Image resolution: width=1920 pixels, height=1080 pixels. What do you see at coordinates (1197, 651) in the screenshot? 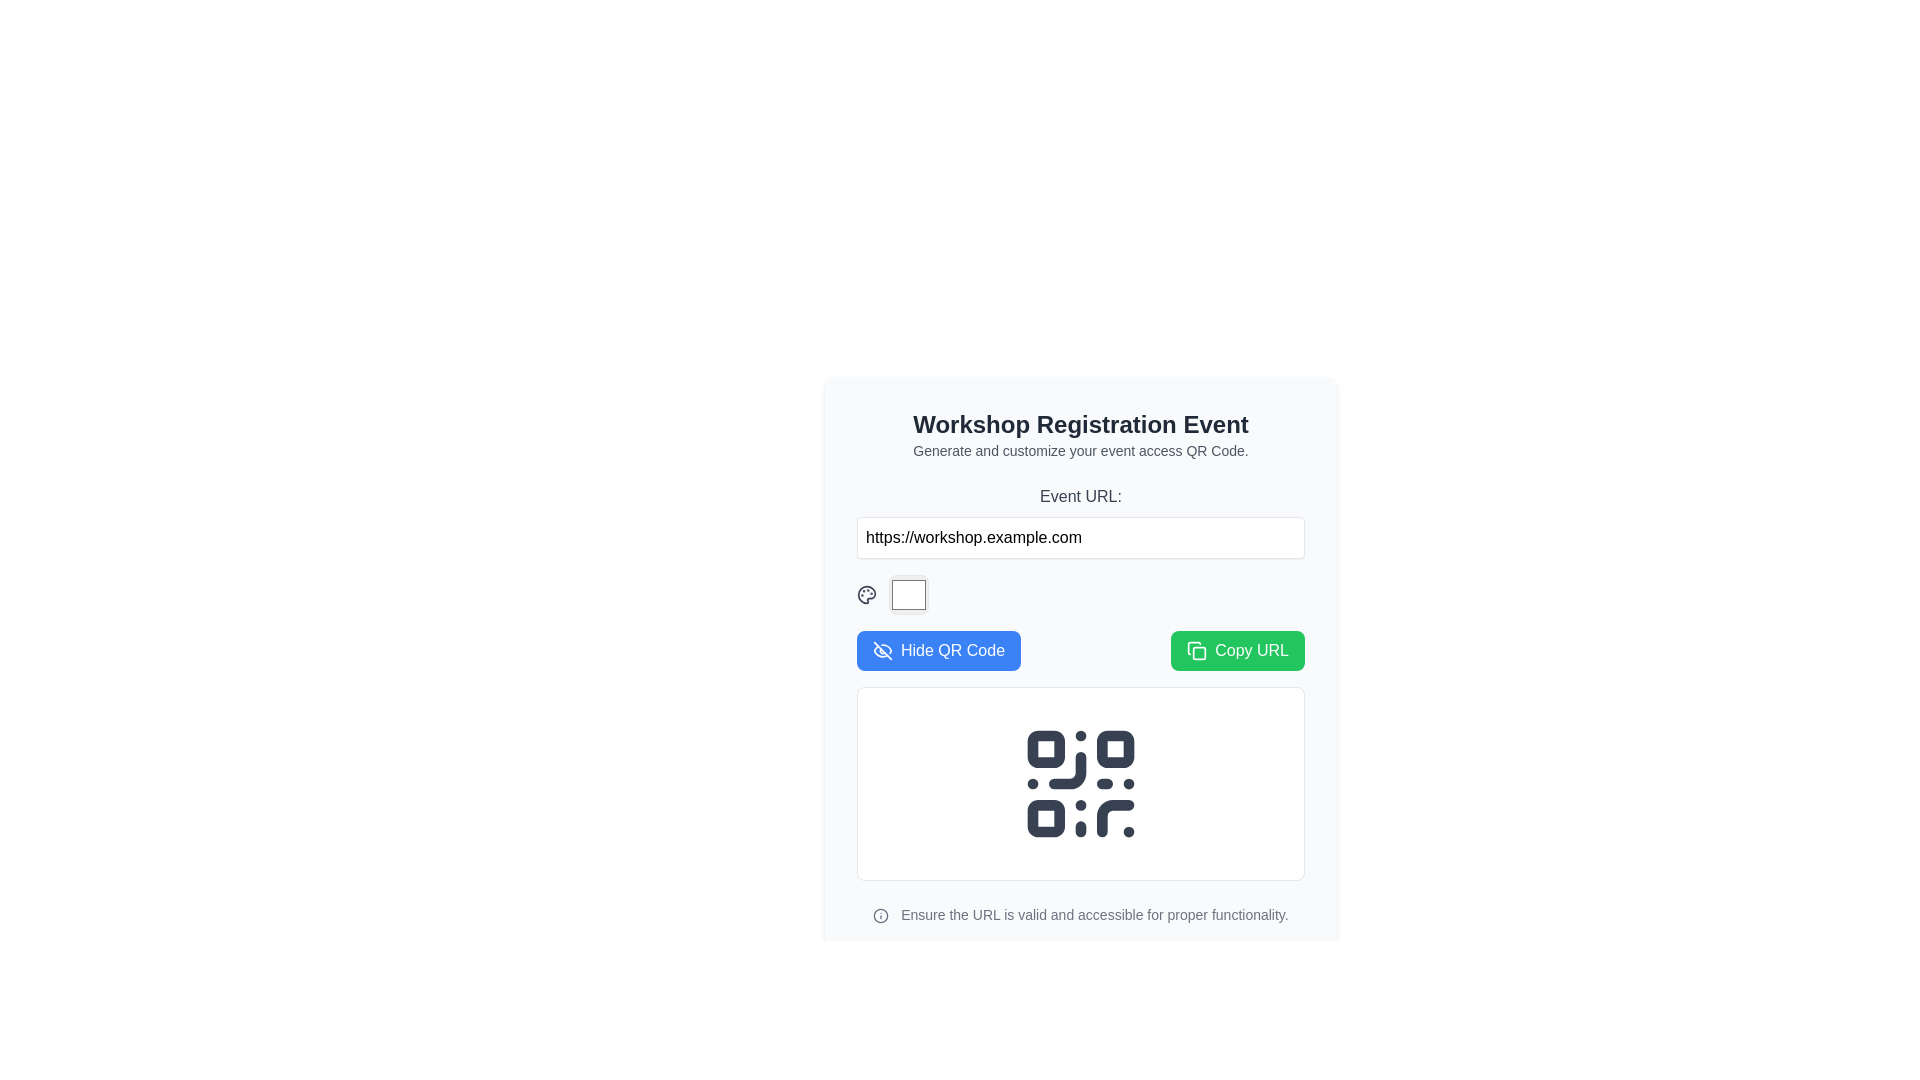
I see `the copy URL icon located in the upper-right region of the interface, adjacent to the event URL and the 'Hide QR Code' button` at bounding box center [1197, 651].